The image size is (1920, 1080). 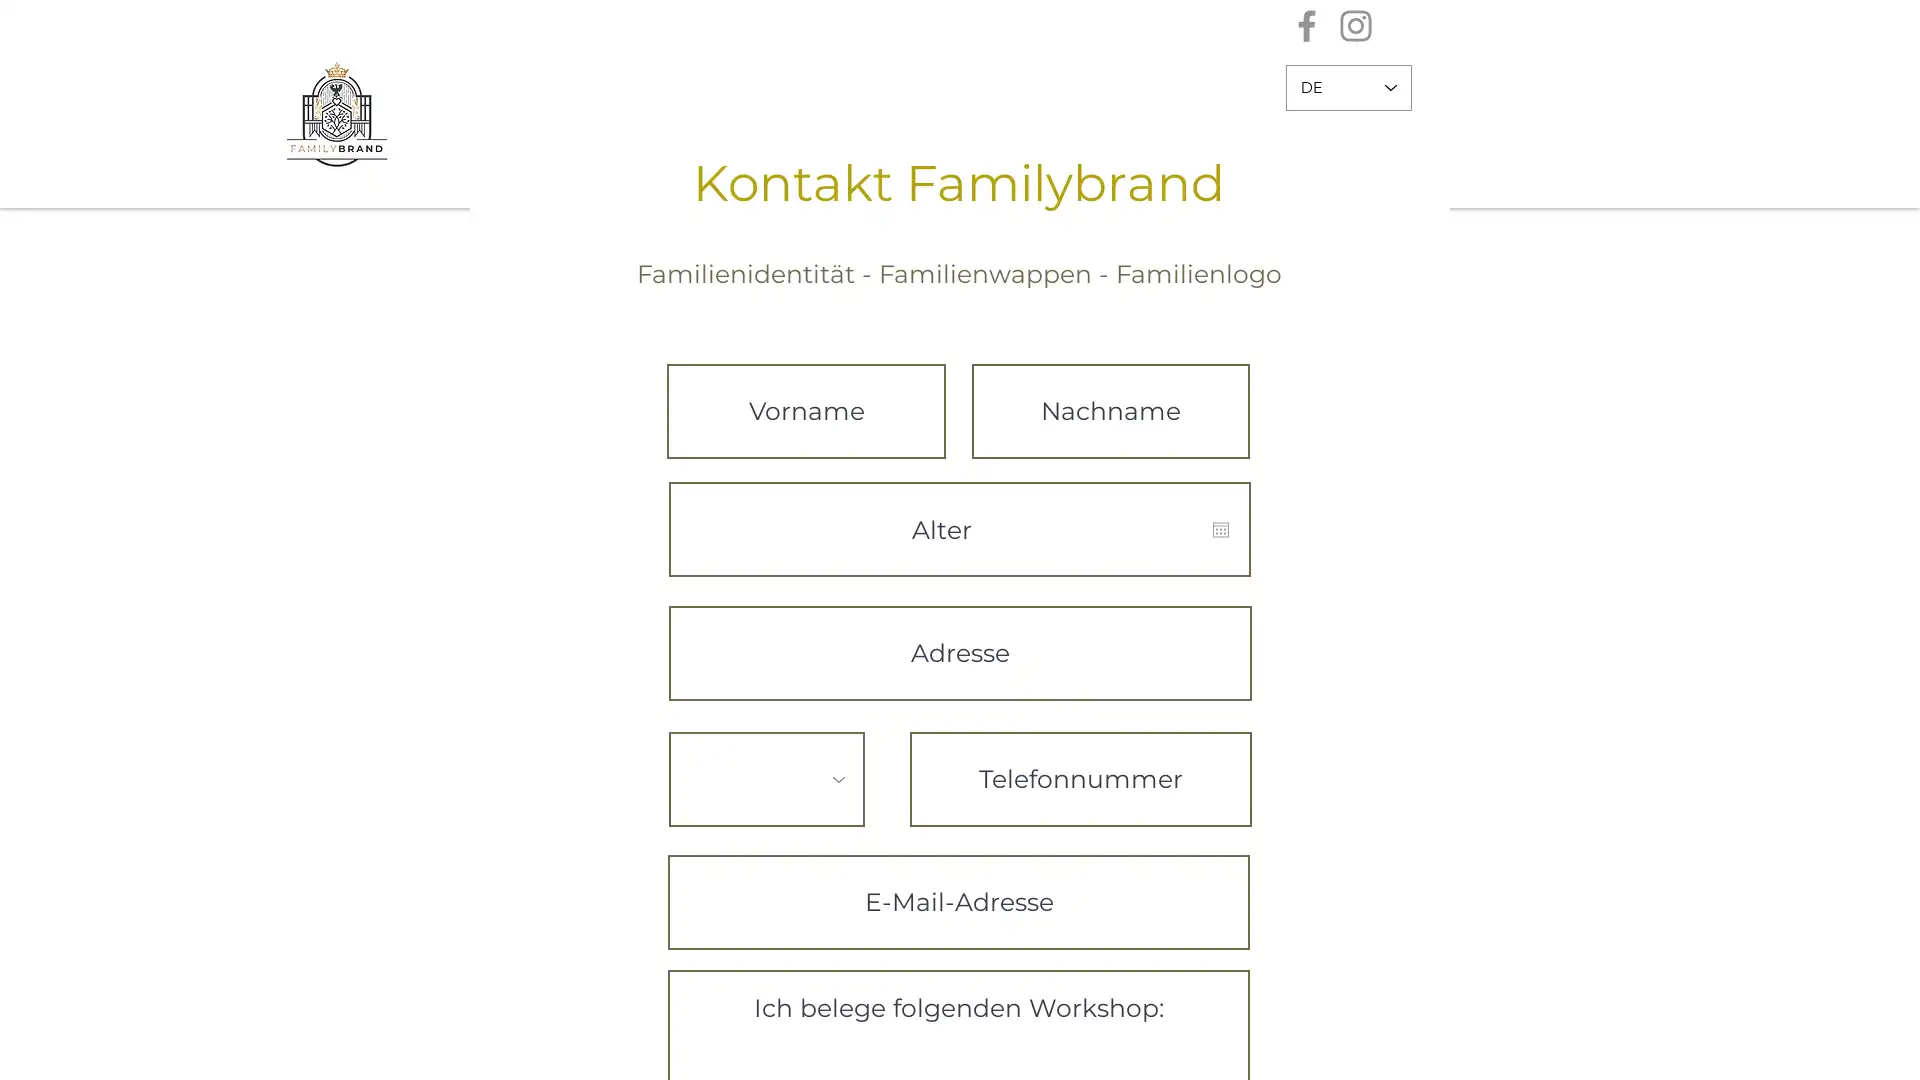 What do you see at coordinates (1814, 1047) in the screenshot?
I see `Zustimmen` at bounding box center [1814, 1047].